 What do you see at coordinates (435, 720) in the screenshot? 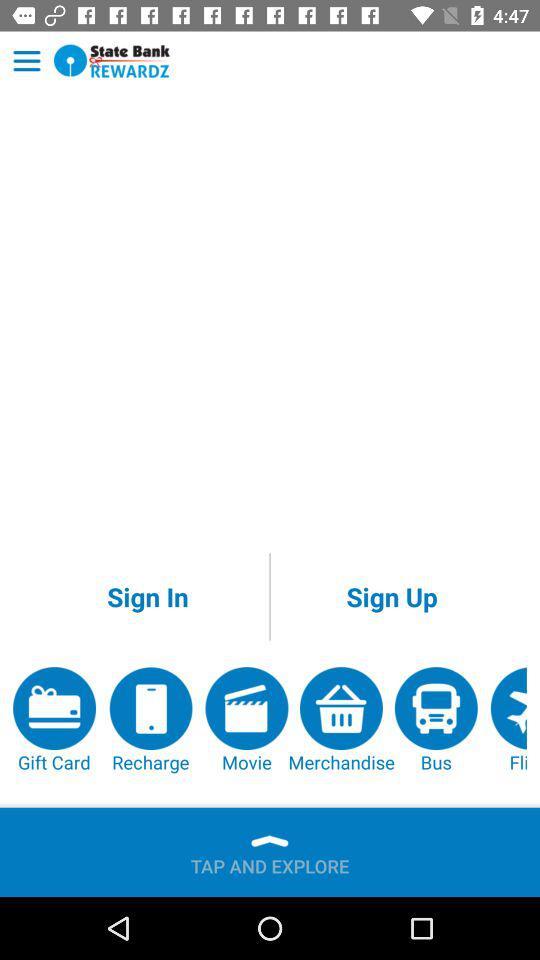
I see `the app to the right of the merchandise item` at bounding box center [435, 720].